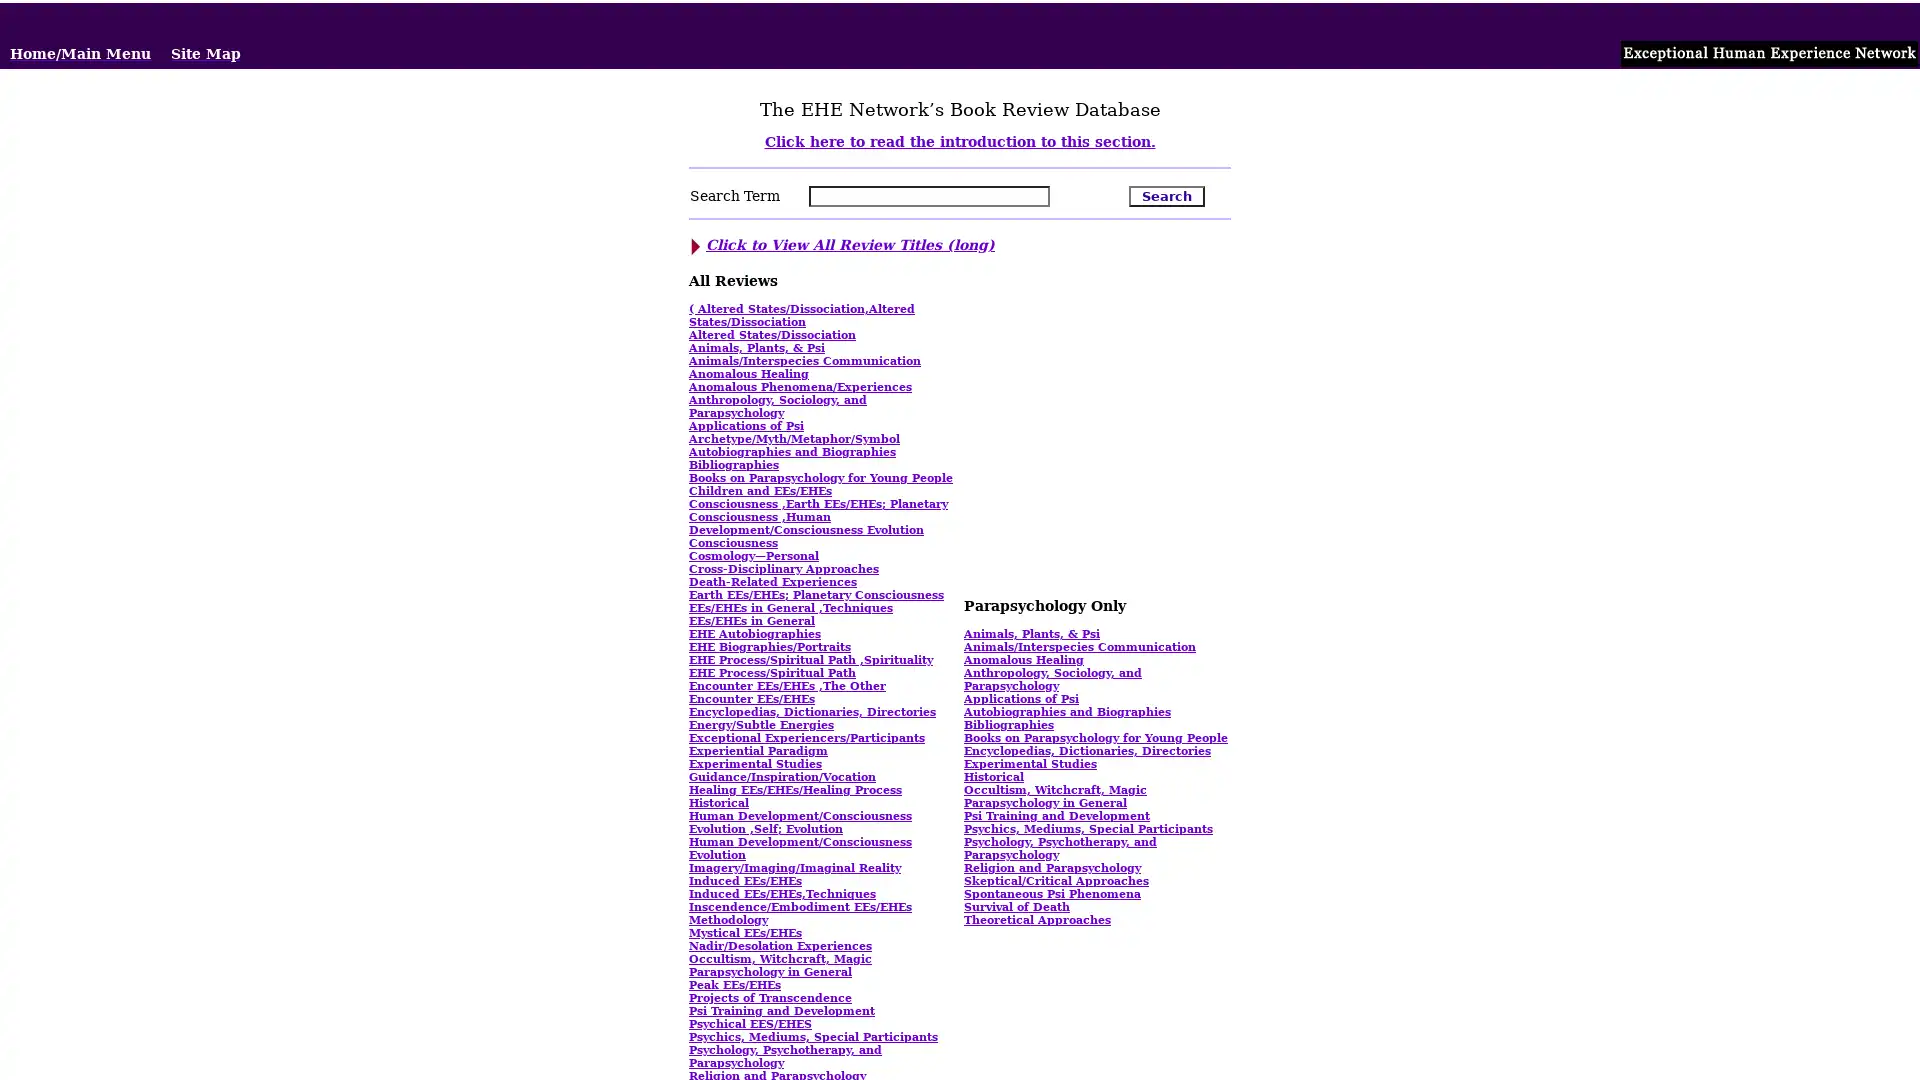  What do you see at coordinates (1166, 195) in the screenshot?
I see `Search` at bounding box center [1166, 195].